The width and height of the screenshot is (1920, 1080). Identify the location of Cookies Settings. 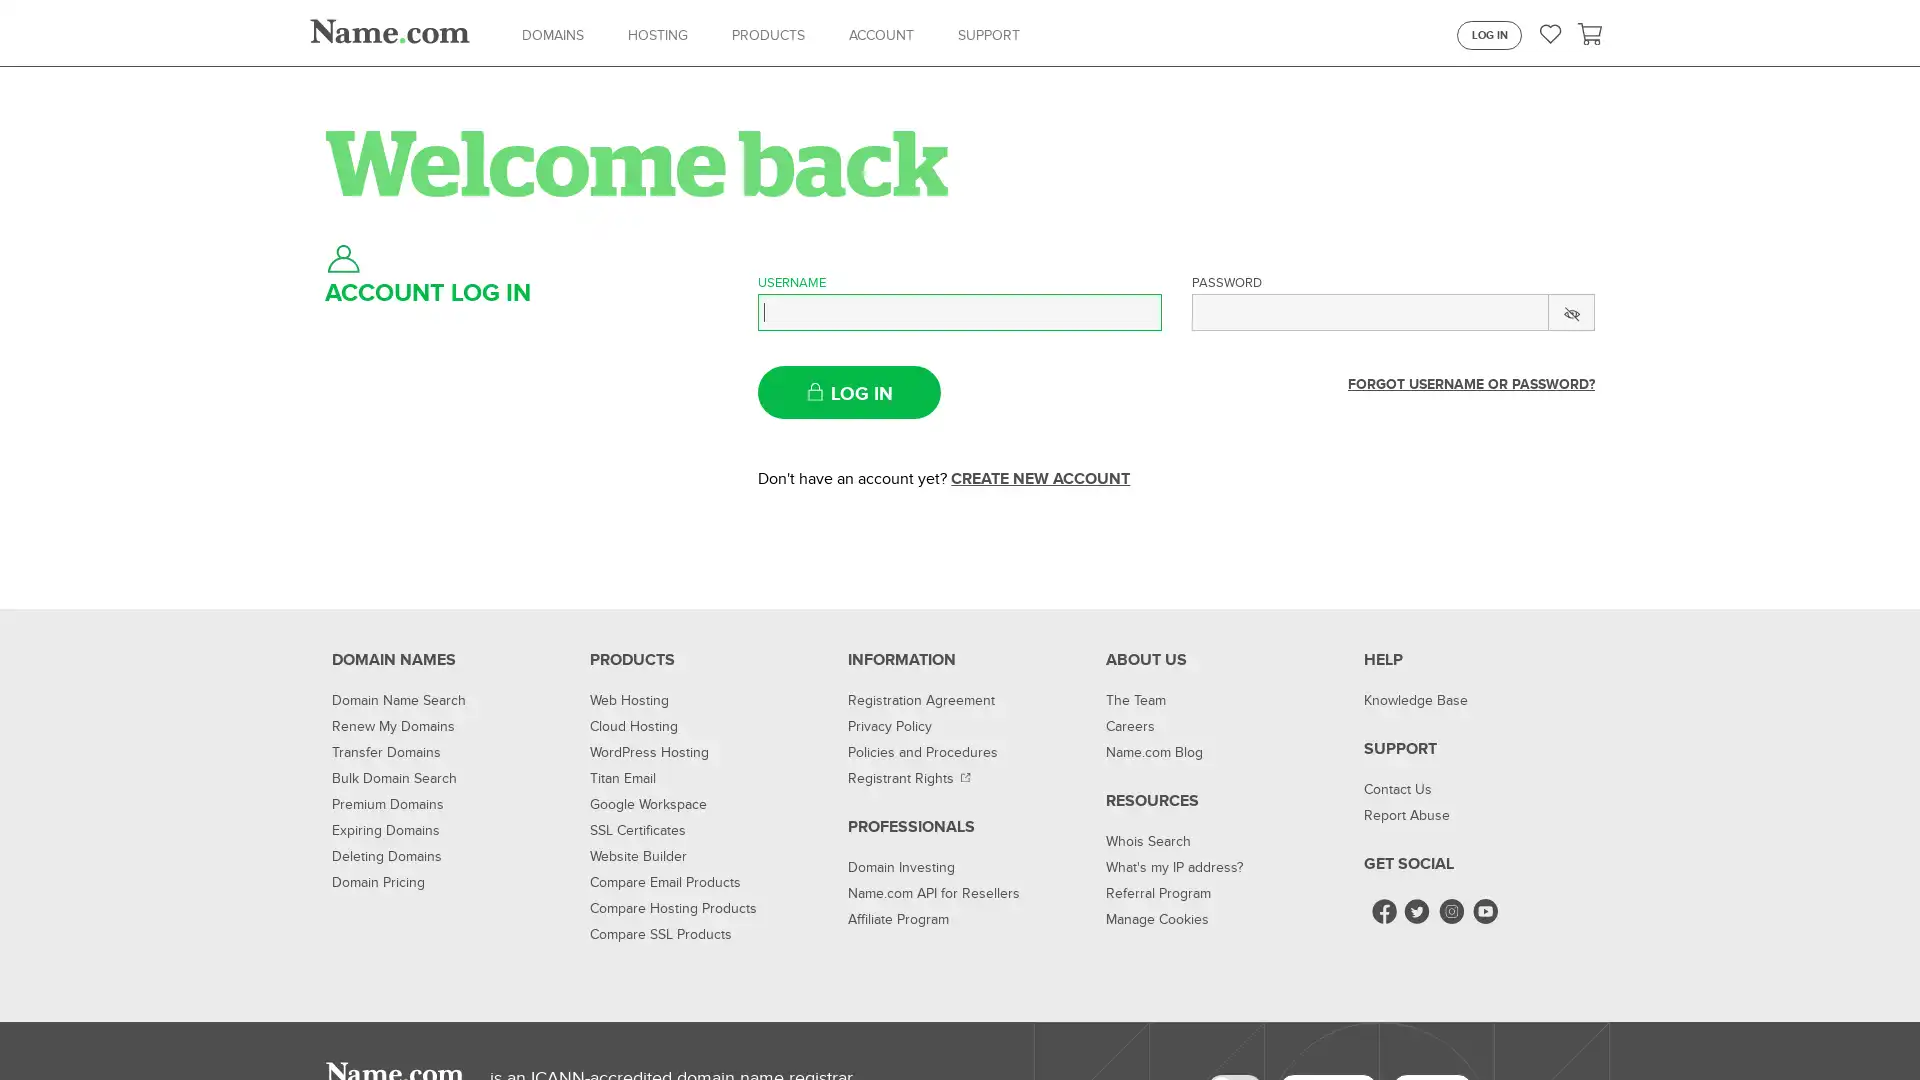
(1396, 1026).